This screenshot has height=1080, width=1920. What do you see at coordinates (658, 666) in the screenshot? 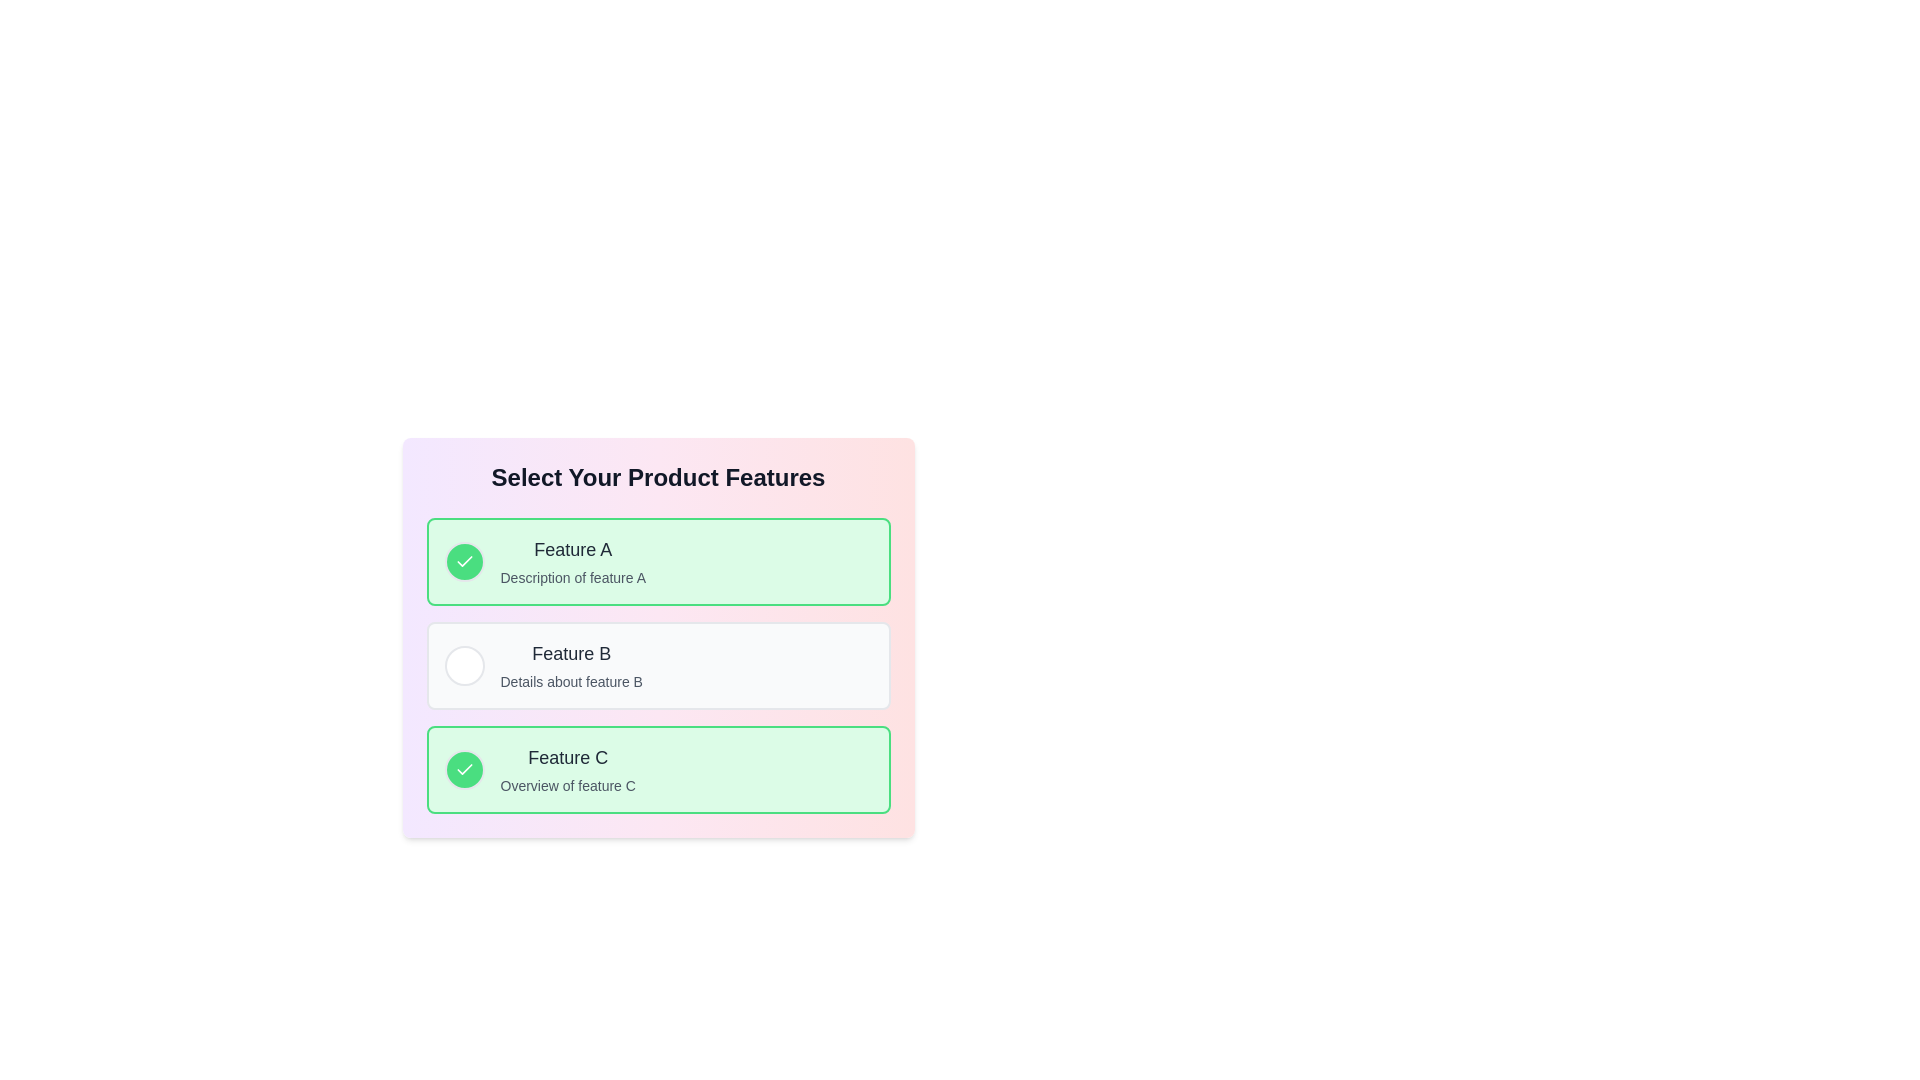
I see `the circular interactive button within the 'Feature B' section of the Selectable content` at bounding box center [658, 666].